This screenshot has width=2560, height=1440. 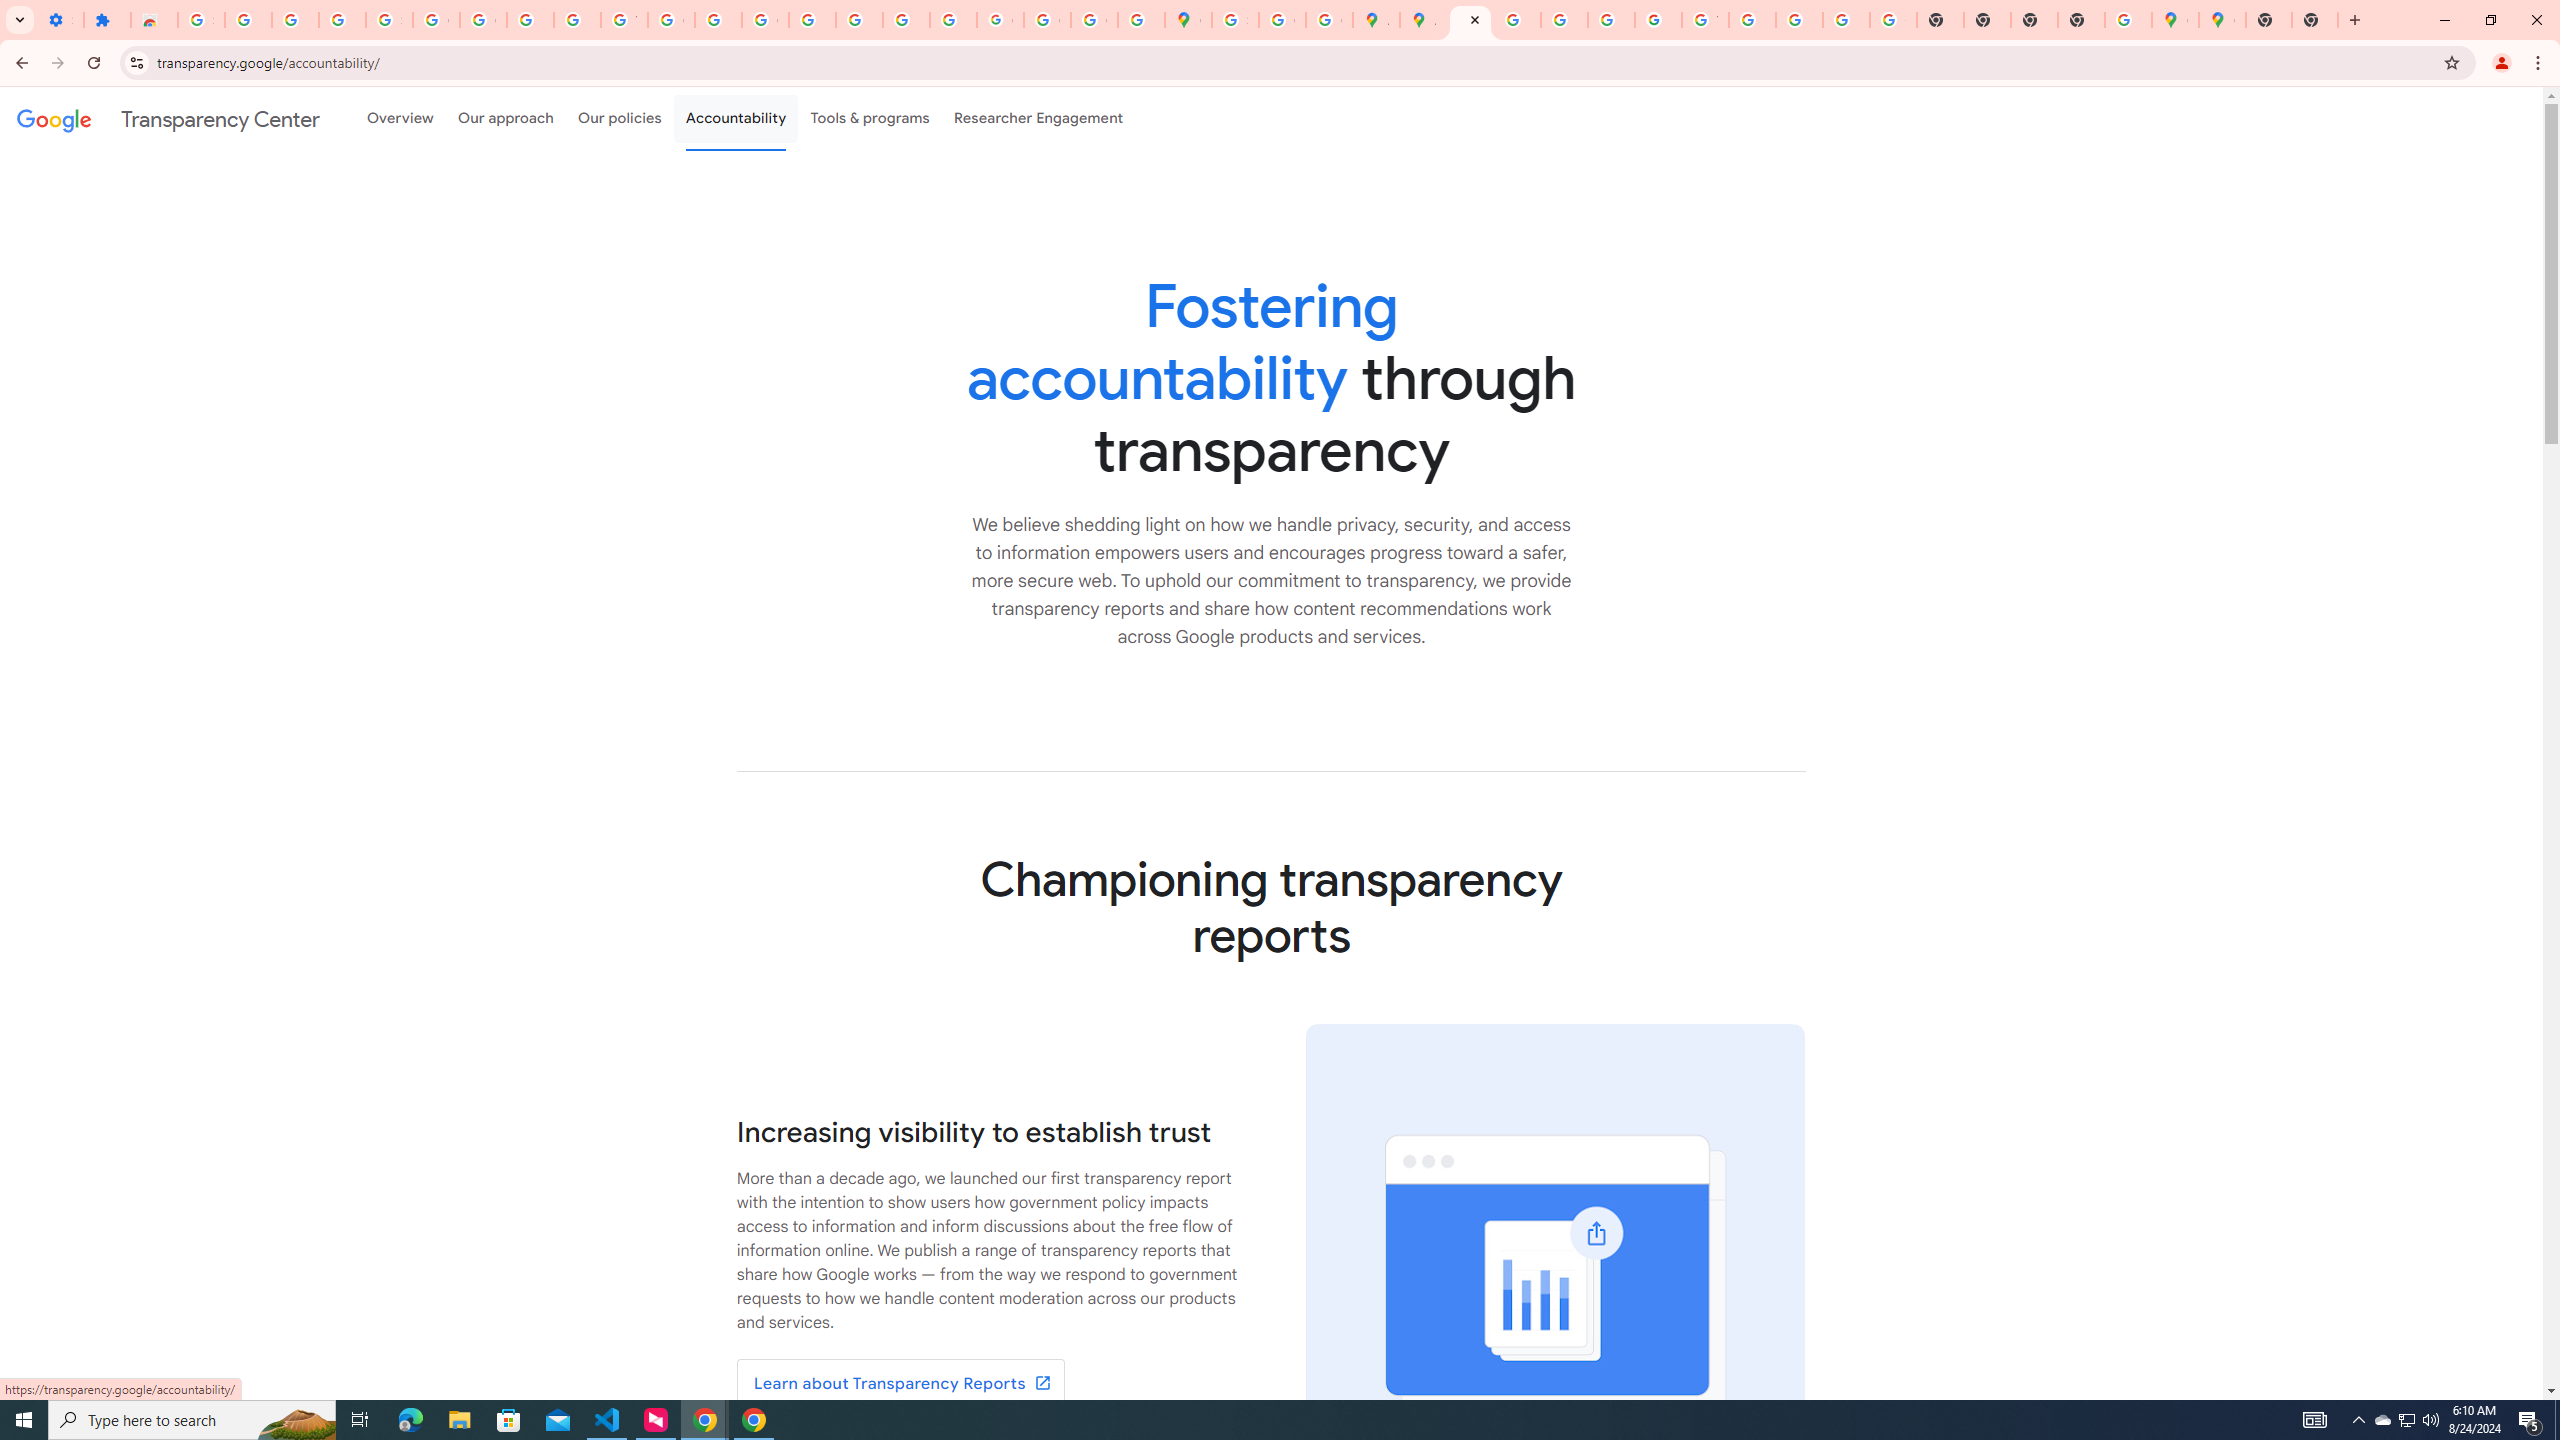 I want to click on 'Settings - On startup', so click(x=60, y=19).